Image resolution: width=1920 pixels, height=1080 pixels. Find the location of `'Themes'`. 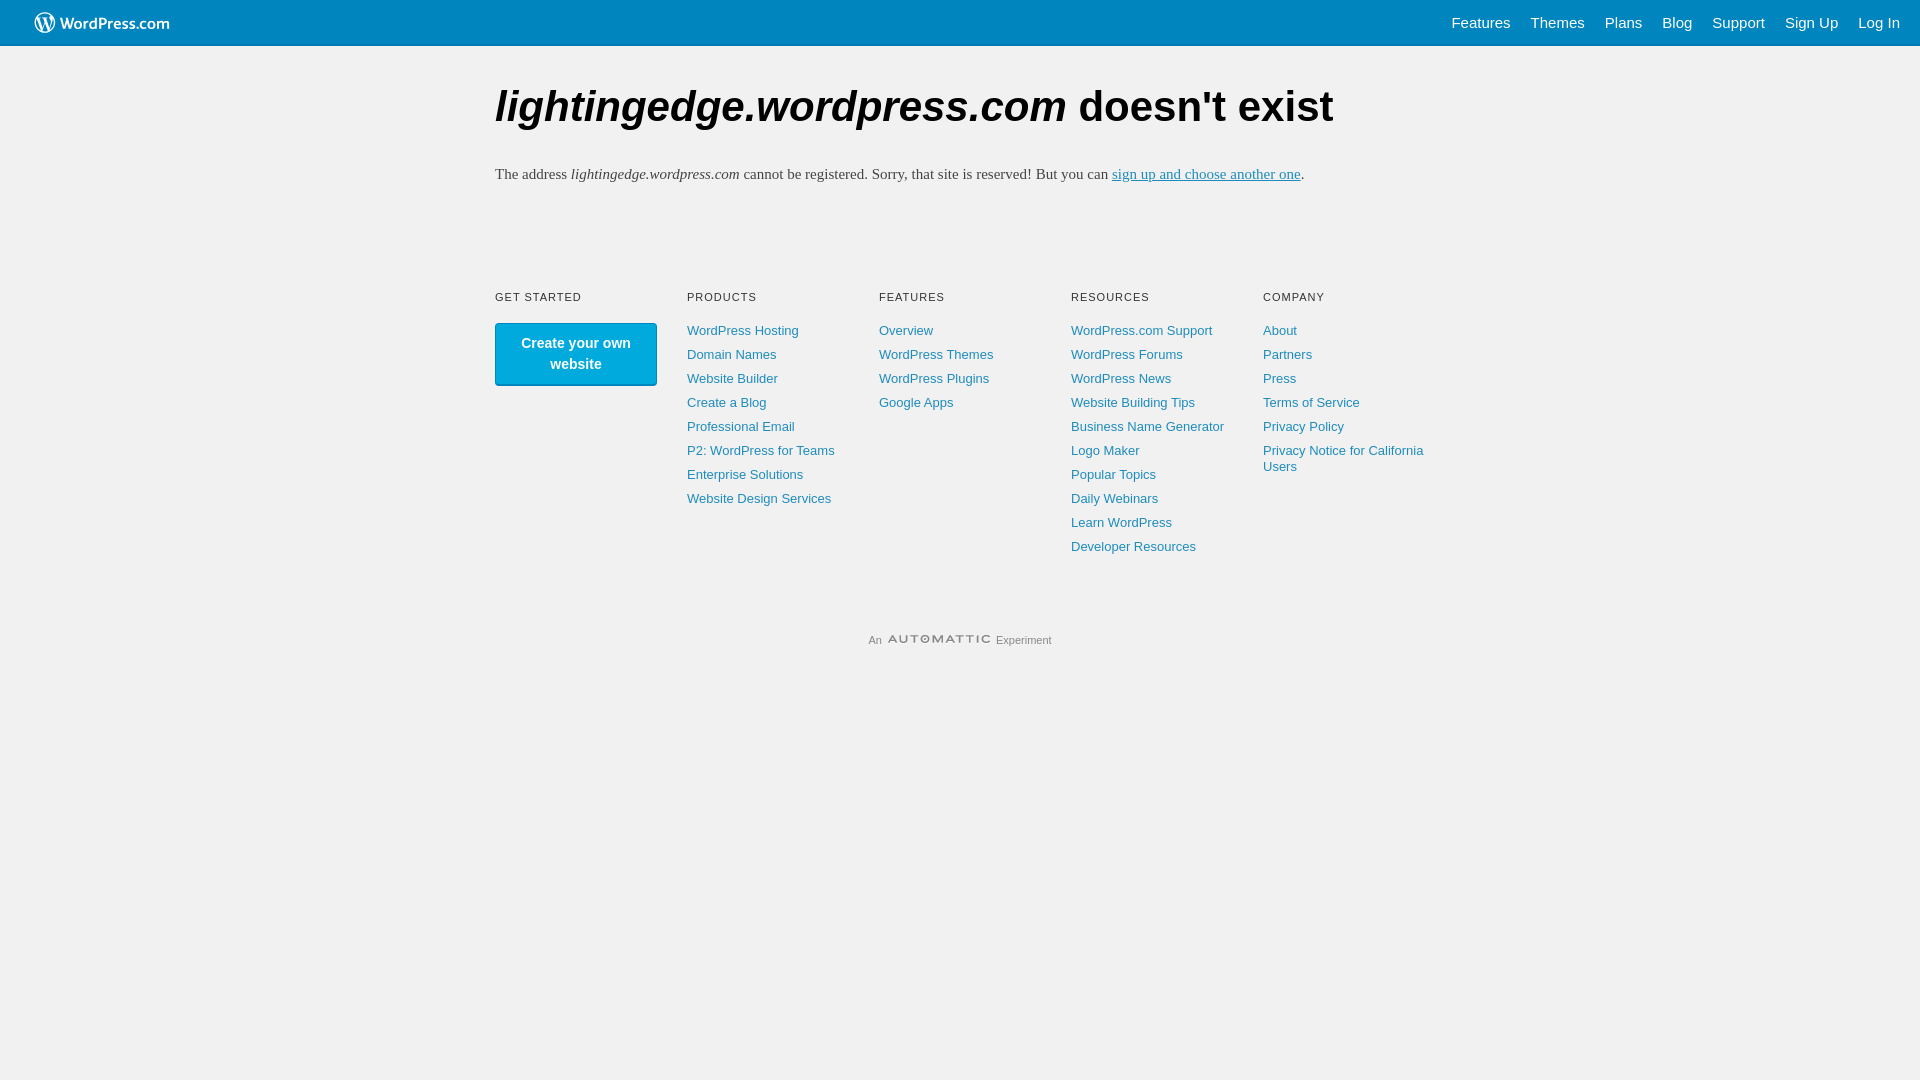

'Themes' is located at coordinates (1557, 23).